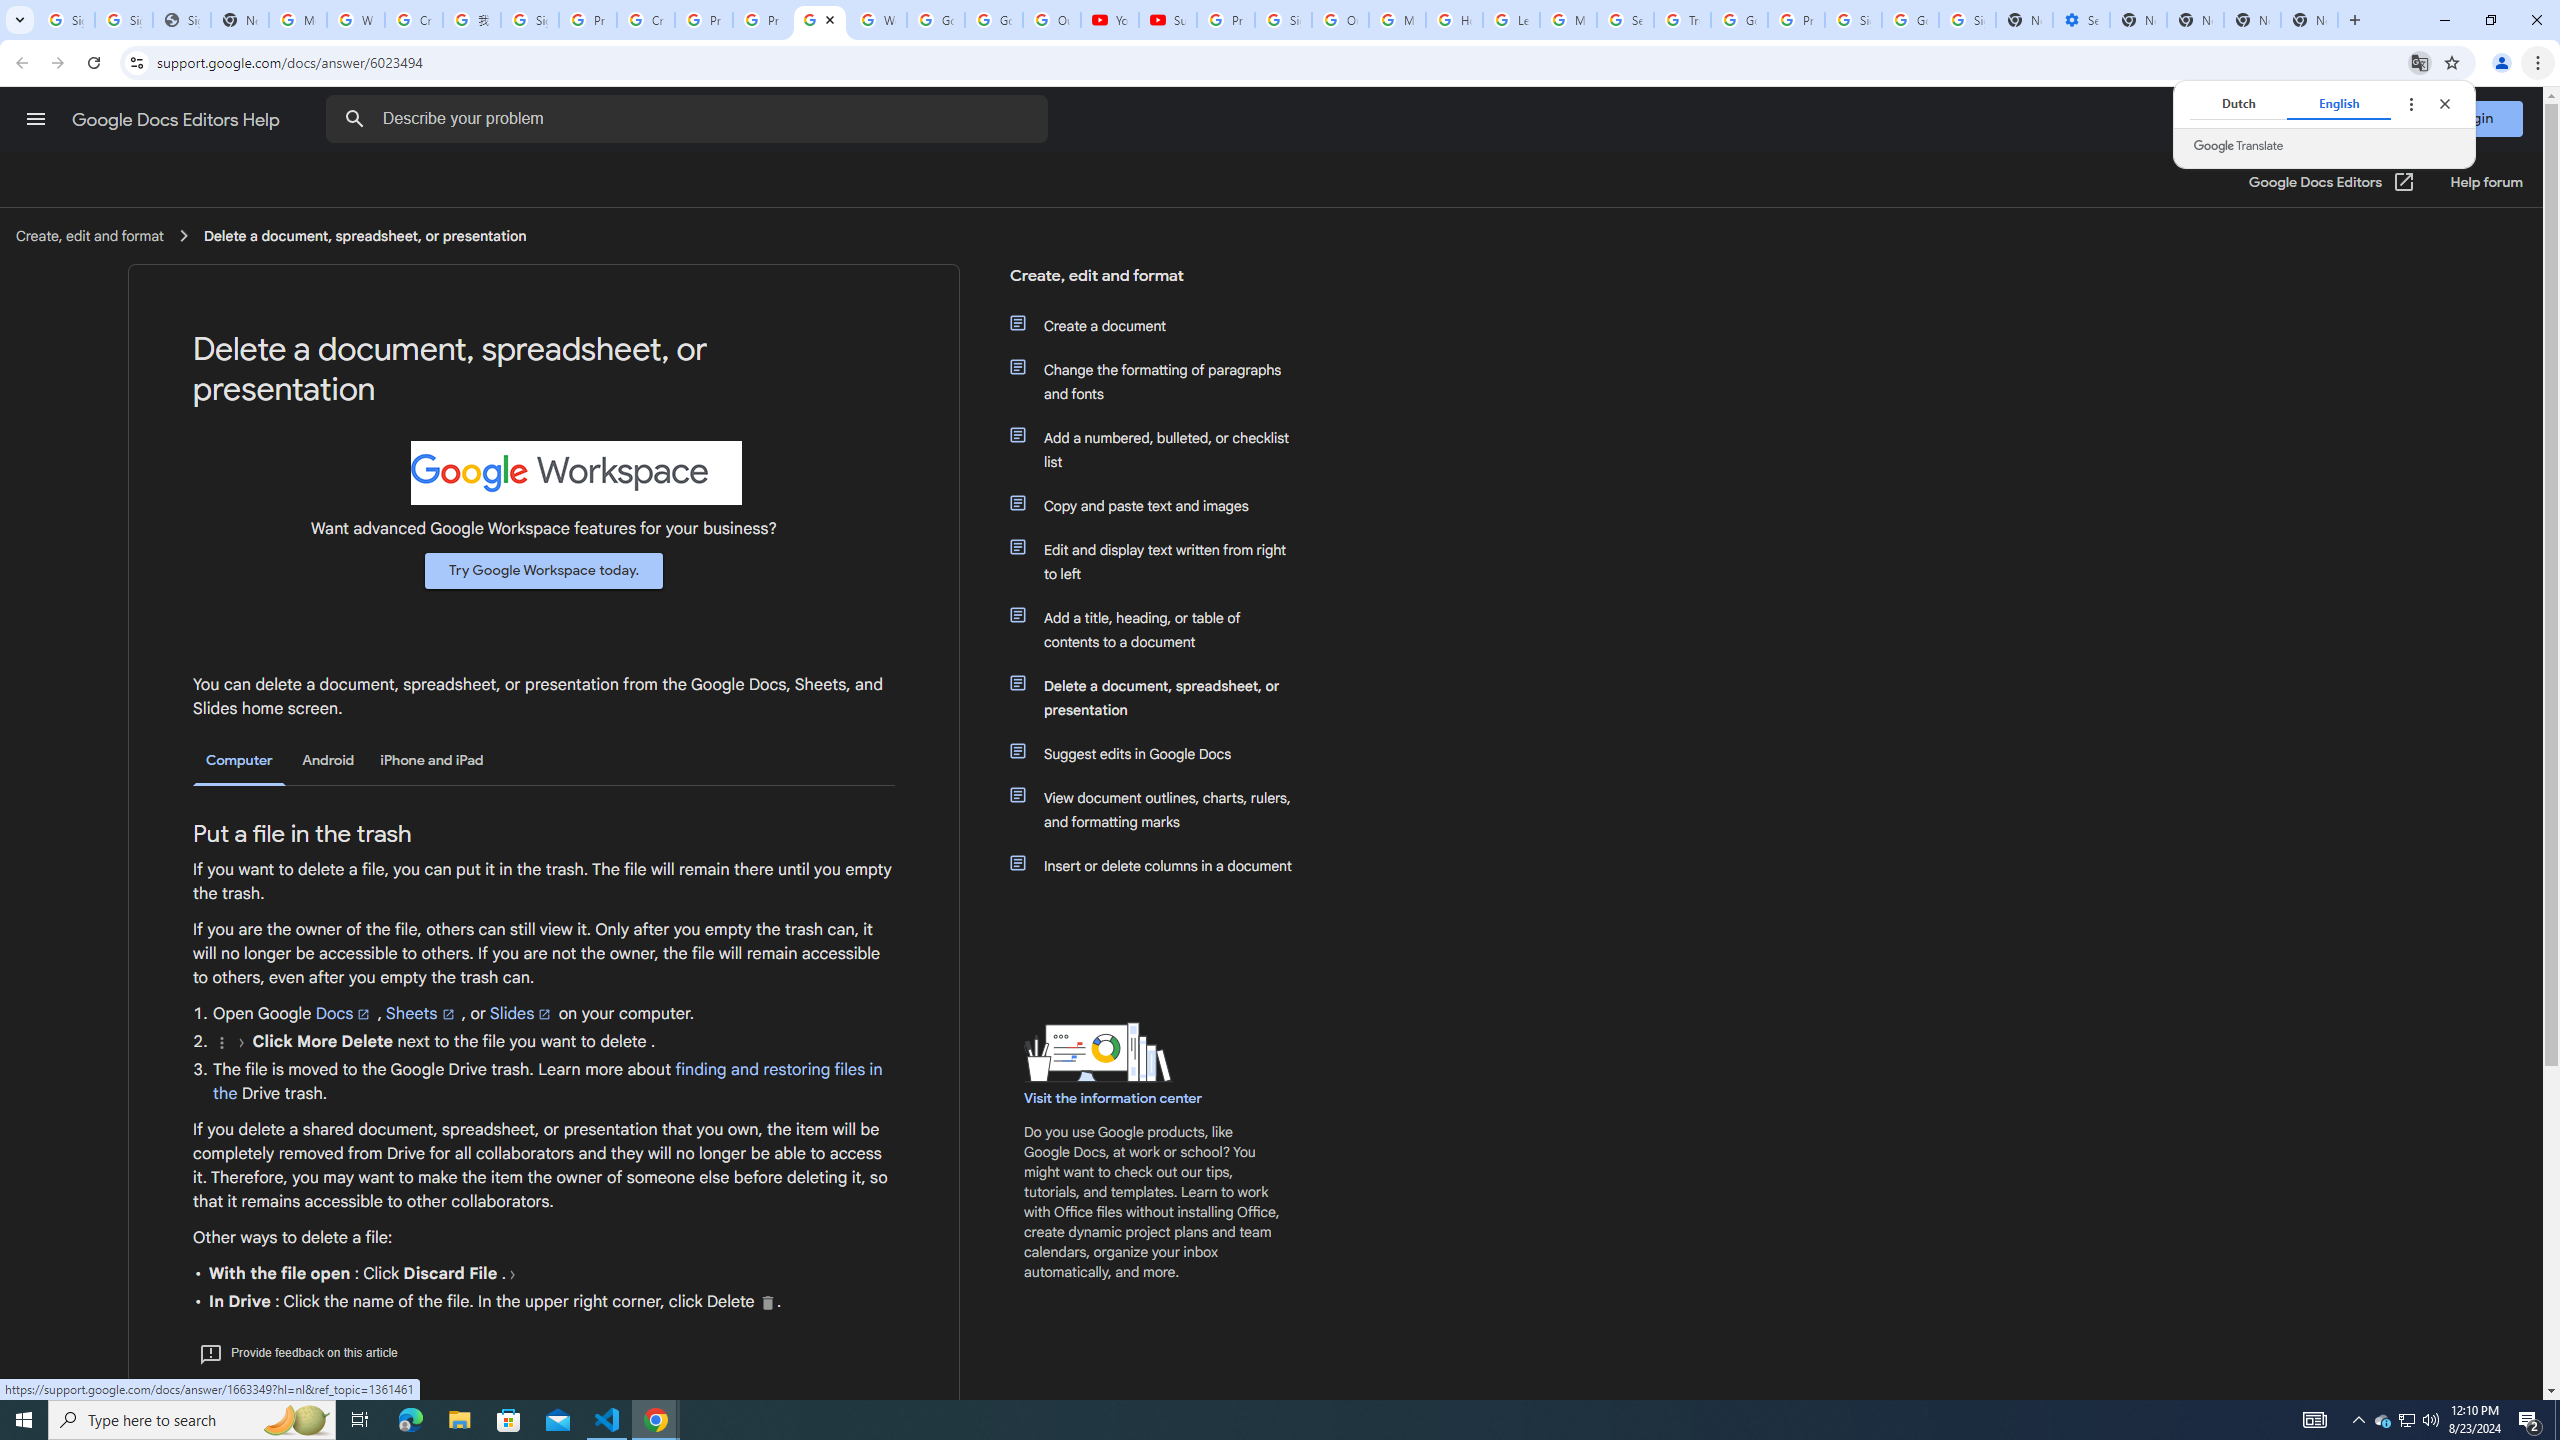 The width and height of the screenshot is (2560, 1440). What do you see at coordinates (1162, 325) in the screenshot?
I see `'Create a document'` at bounding box center [1162, 325].